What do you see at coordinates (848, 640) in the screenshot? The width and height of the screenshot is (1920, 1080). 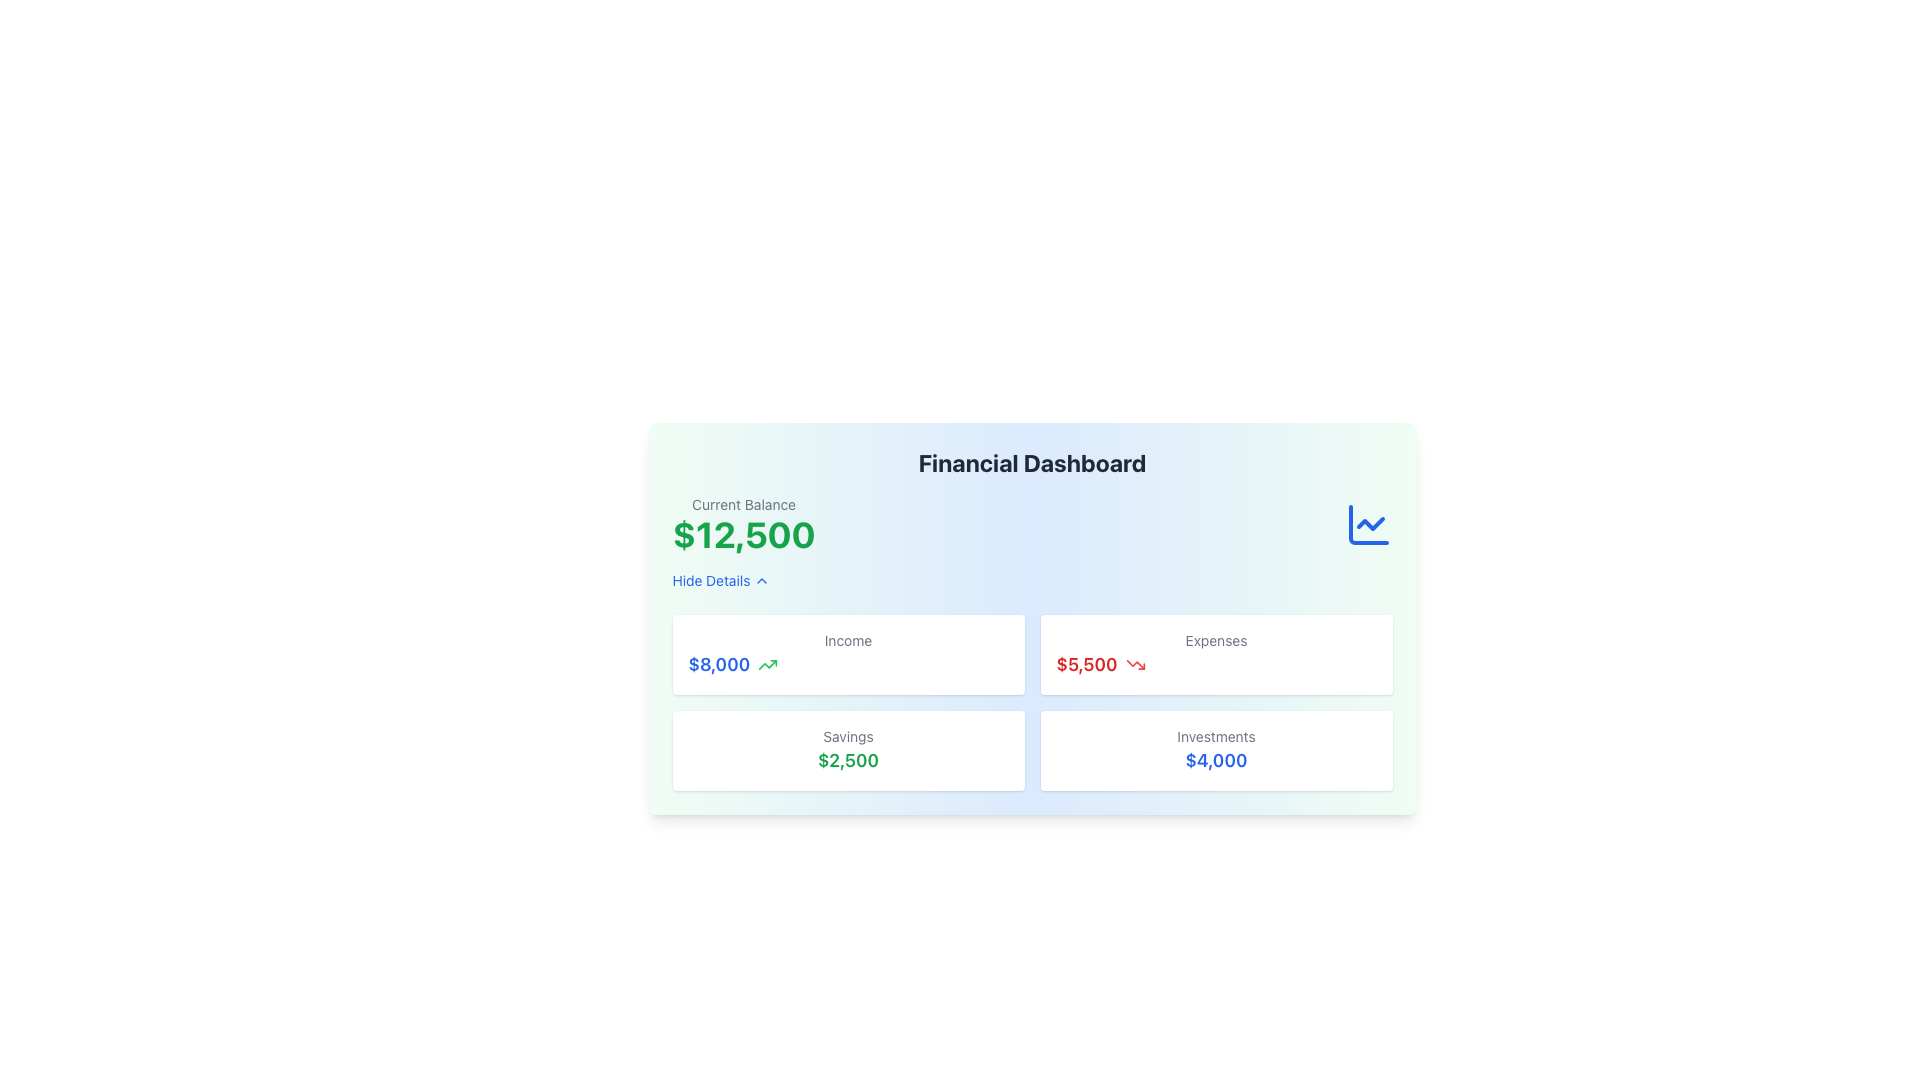 I see `the text label displaying 'Income', which is styled with a small font and light gray color, positioned above the monetary value '$8,000'` at bounding box center [848, 640].